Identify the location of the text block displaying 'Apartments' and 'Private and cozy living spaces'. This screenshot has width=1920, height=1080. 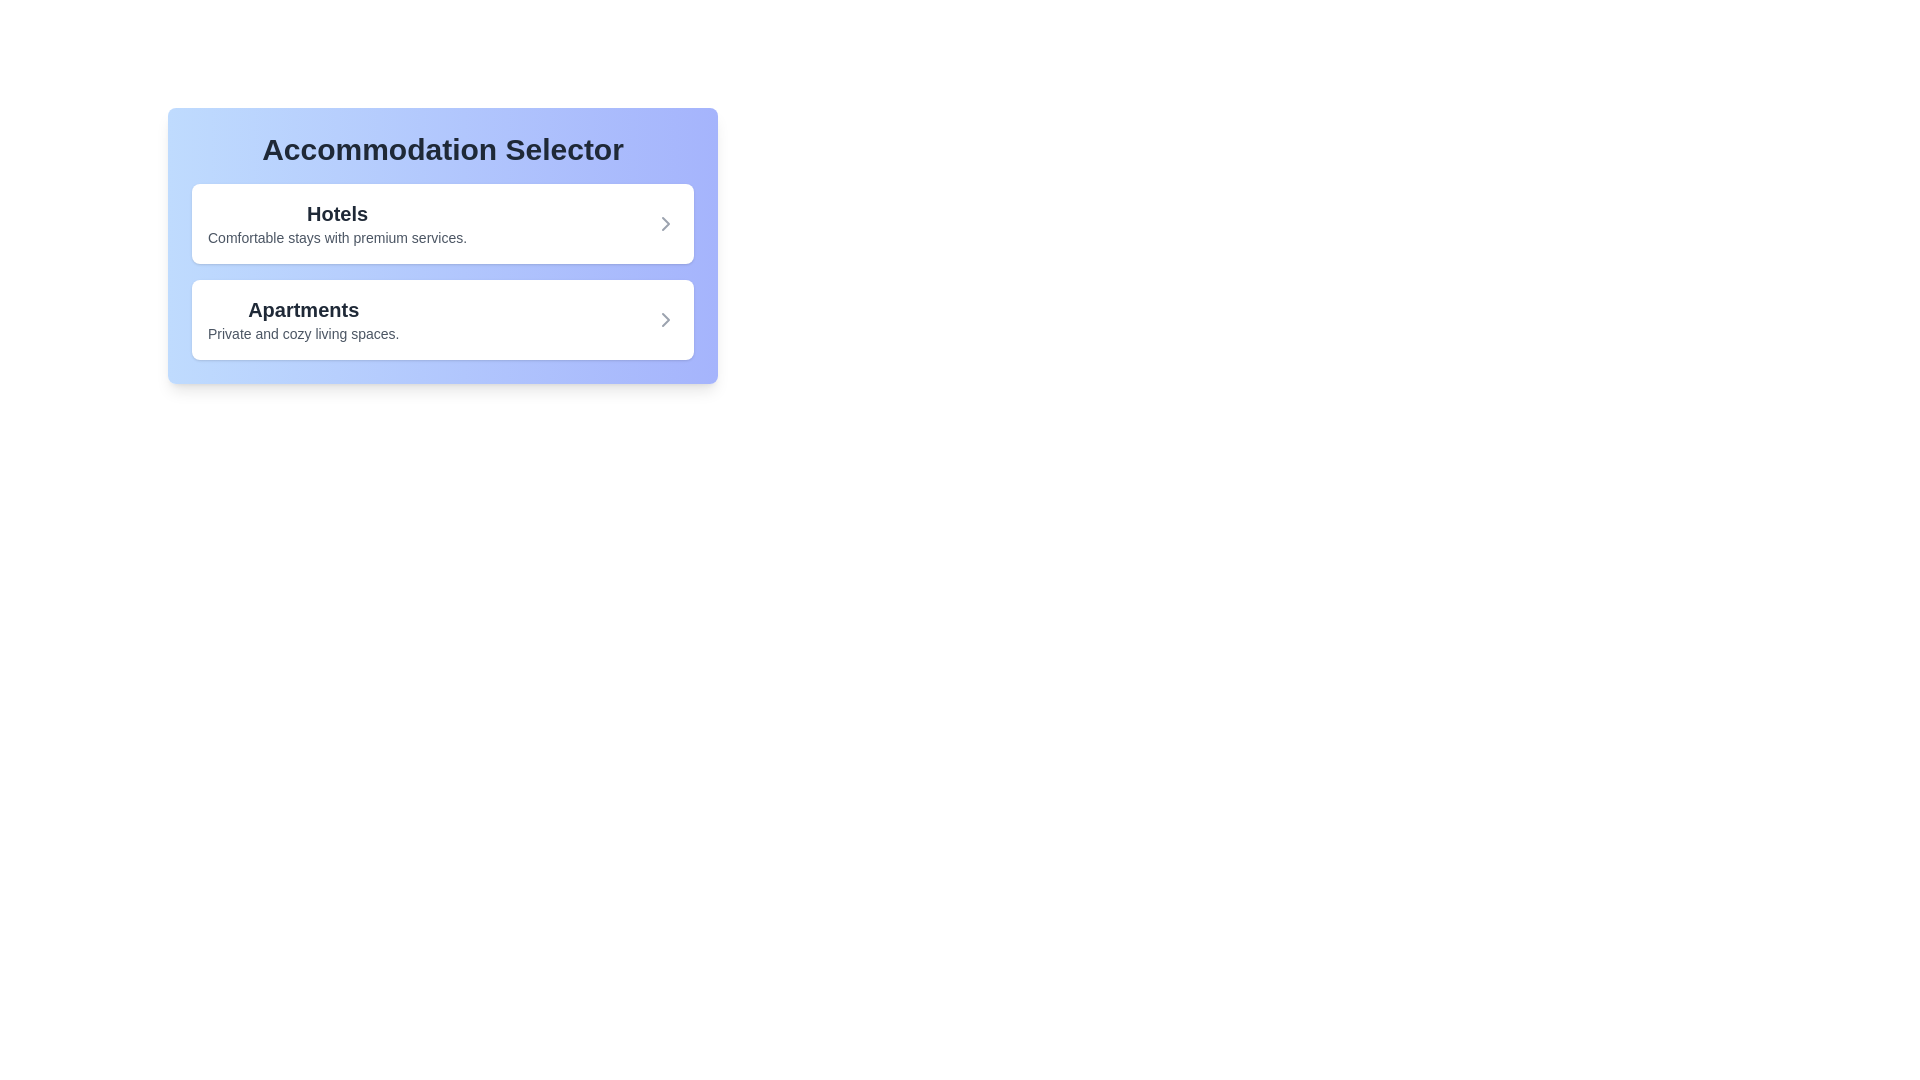
(302, 319).